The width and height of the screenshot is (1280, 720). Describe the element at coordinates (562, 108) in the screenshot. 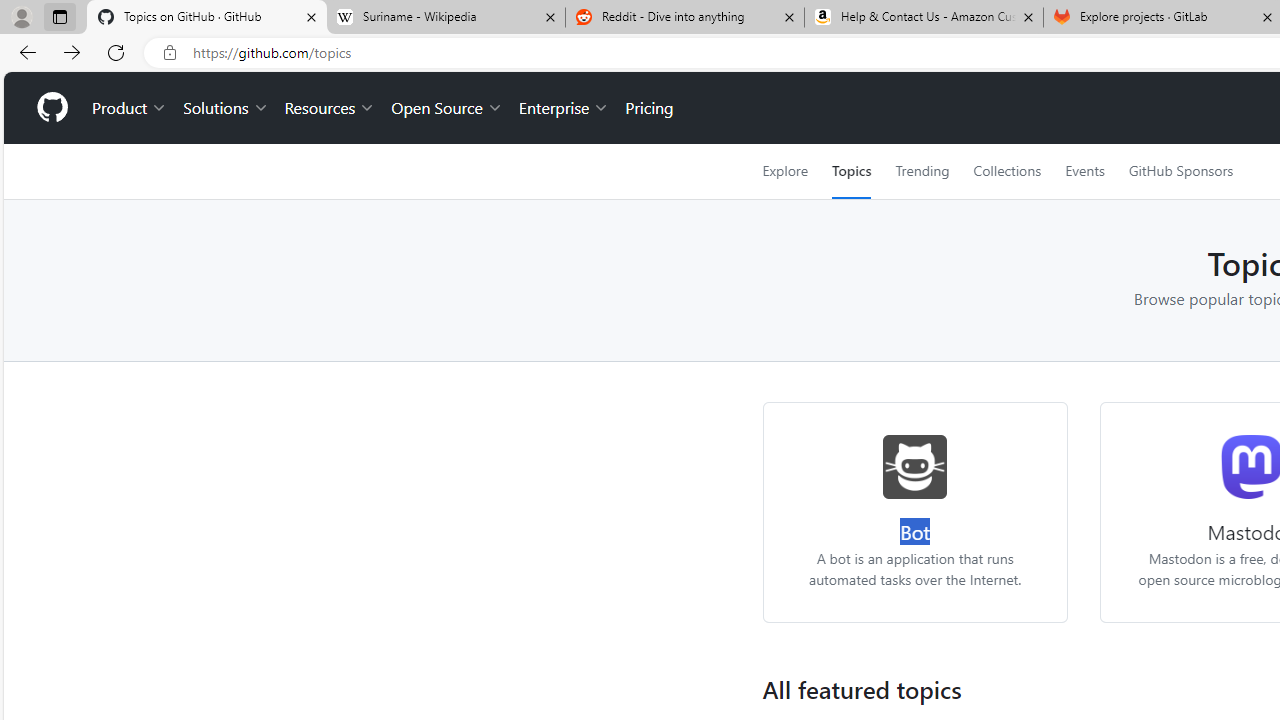

I see `'Enterprise'` at that location.